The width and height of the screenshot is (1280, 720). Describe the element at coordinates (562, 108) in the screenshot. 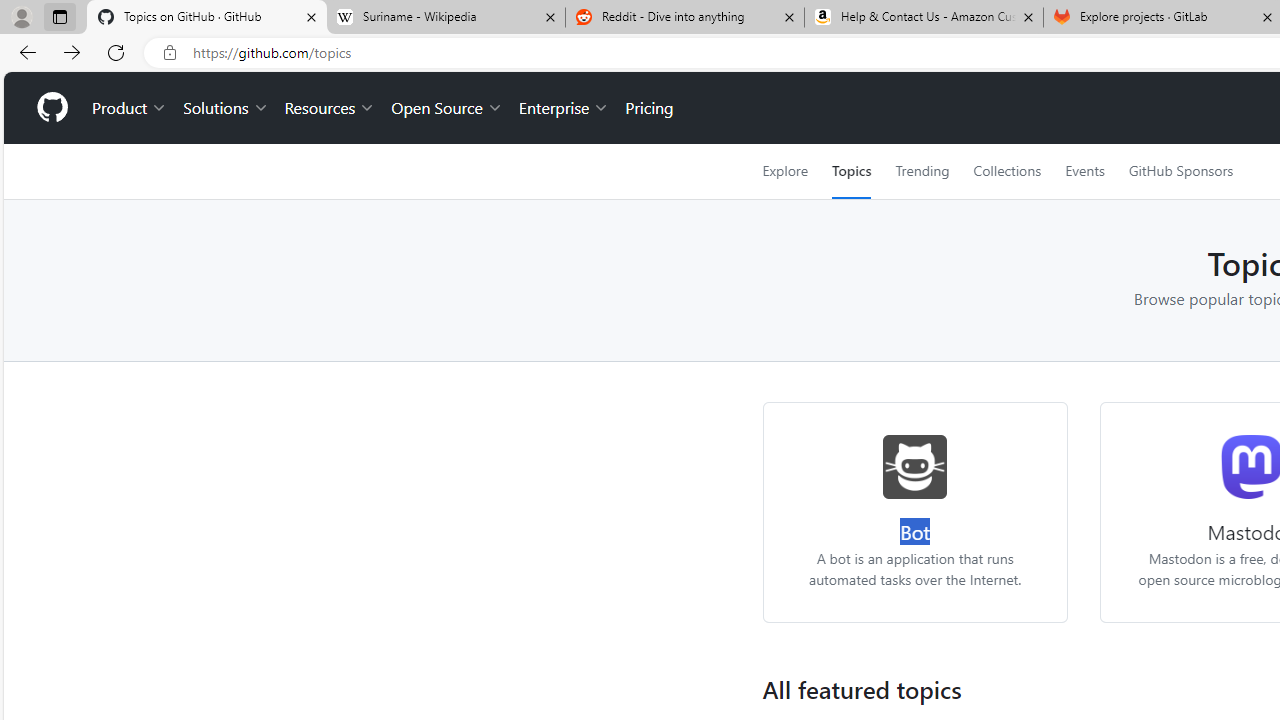

I see `'Enterprise'` at that location.